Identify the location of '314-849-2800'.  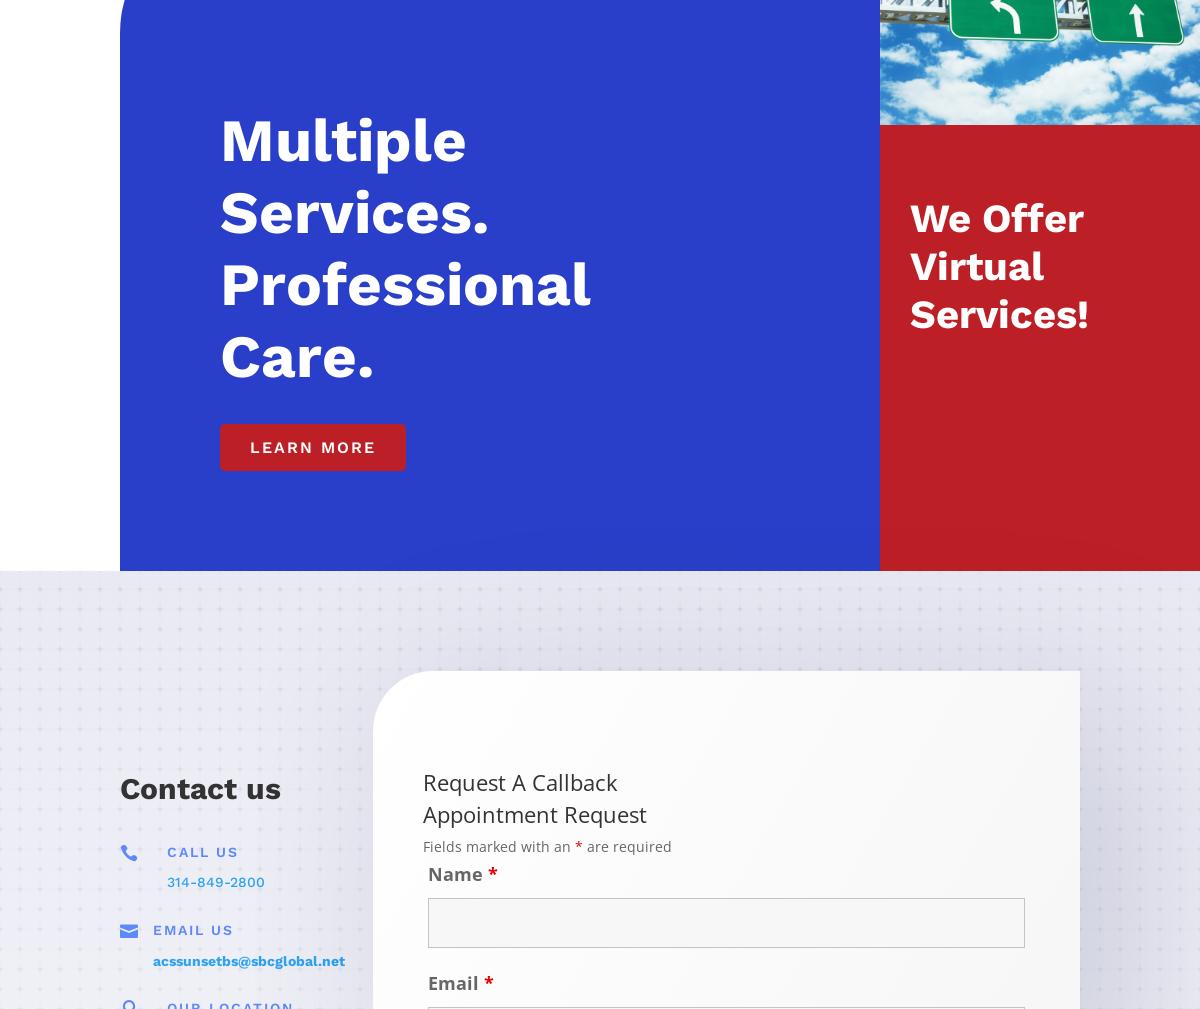
(215, 881).